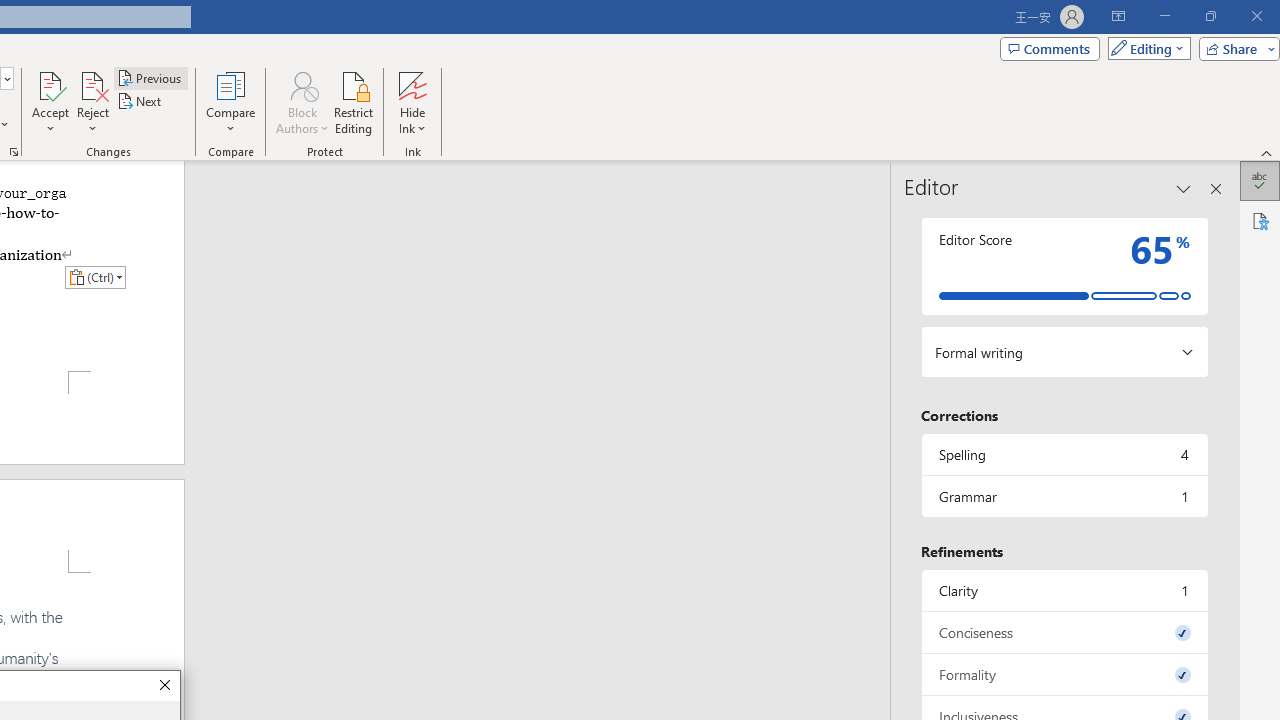  I want to click on 'Spelling, 4 issues. Press space or enter to review items.', so click(1063, 454).